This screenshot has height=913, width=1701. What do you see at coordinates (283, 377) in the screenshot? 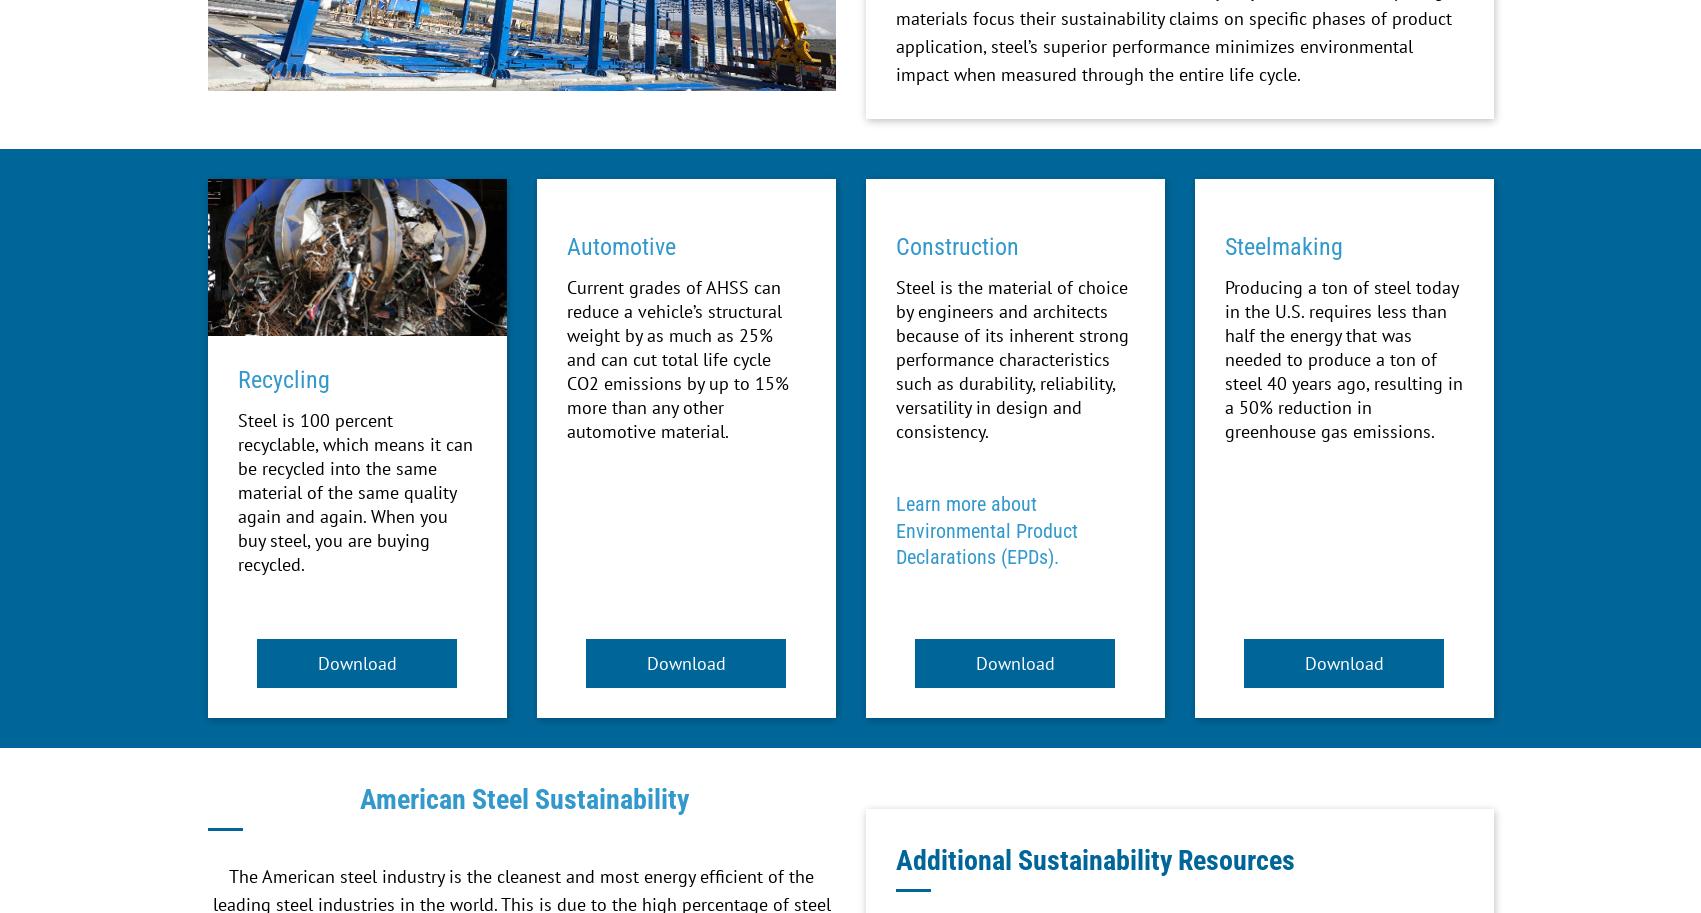
I see `'Recycling'` at bounding box center [283, 377].